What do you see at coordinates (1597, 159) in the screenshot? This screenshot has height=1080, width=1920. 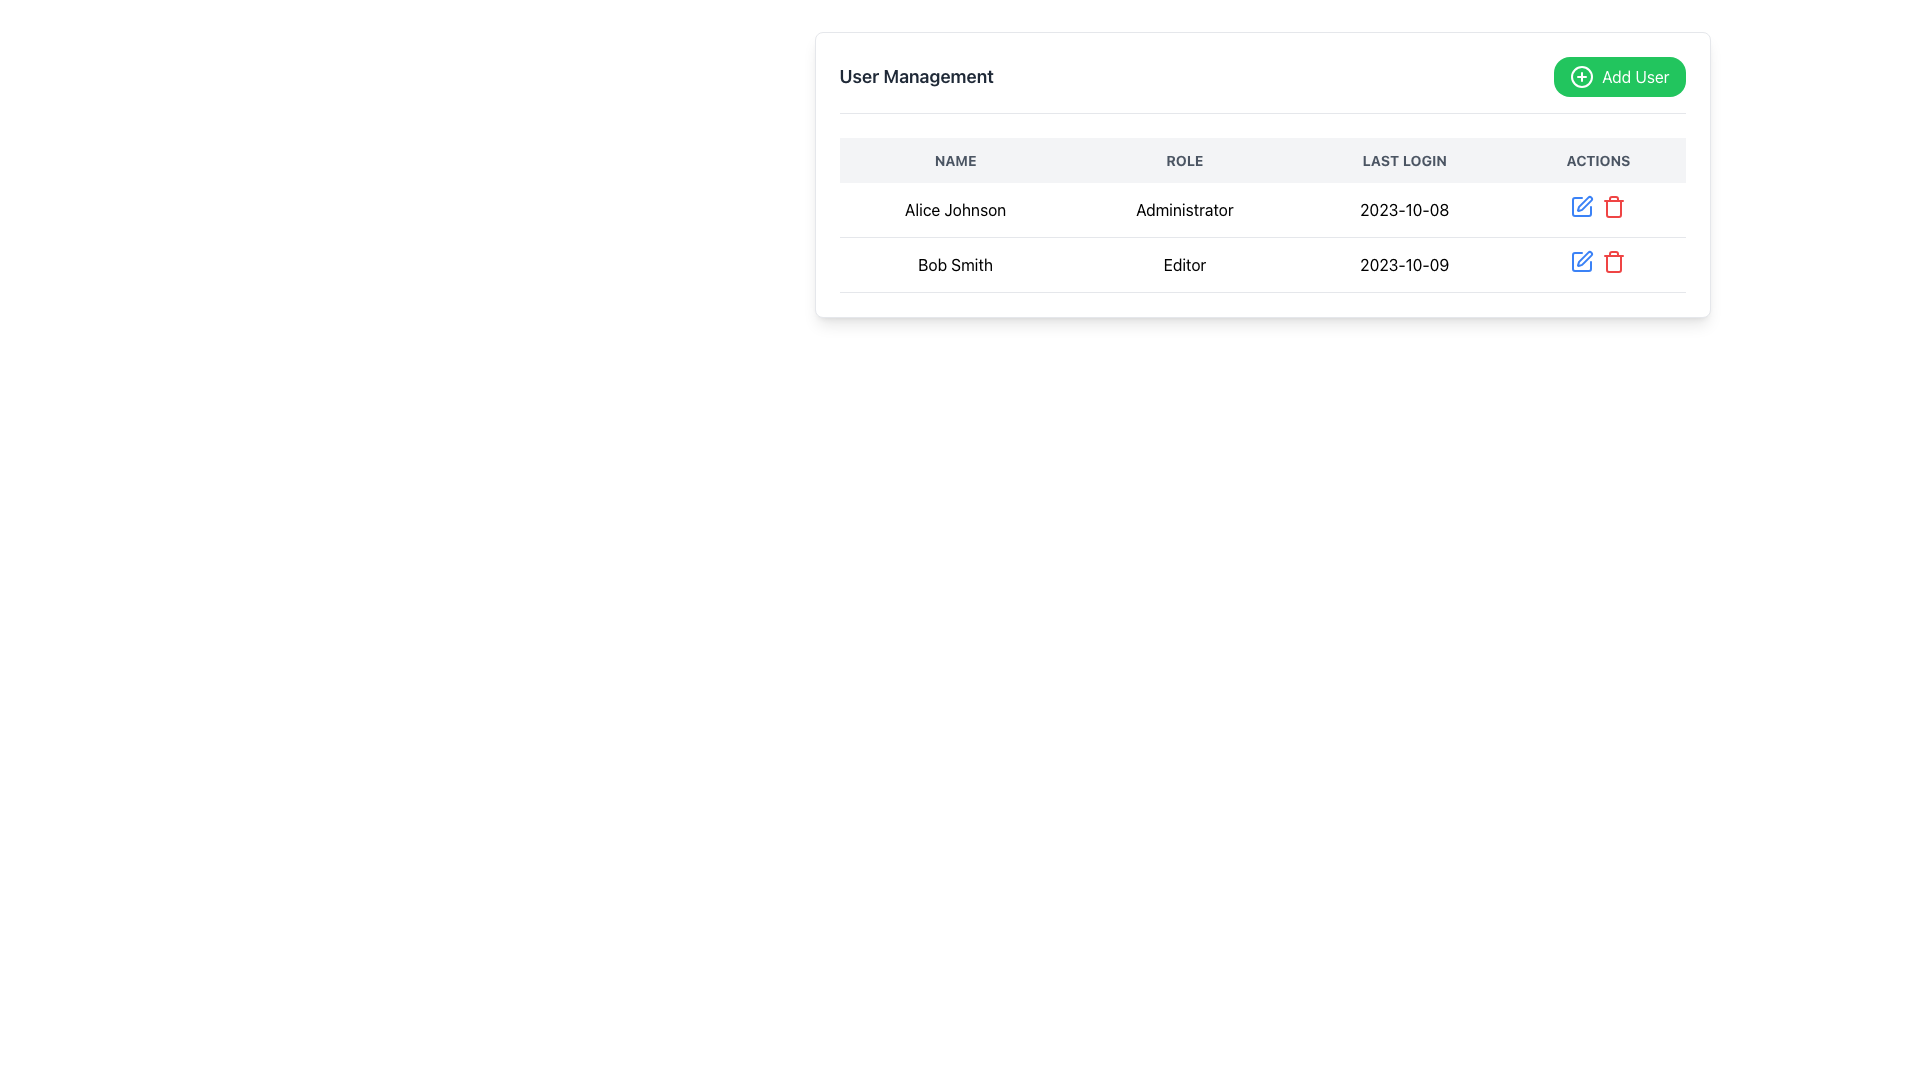 I see `the text label that serves as the fourth column header in the user management interface, located at the far-right of the header row` at bounding box center [1597, 159].